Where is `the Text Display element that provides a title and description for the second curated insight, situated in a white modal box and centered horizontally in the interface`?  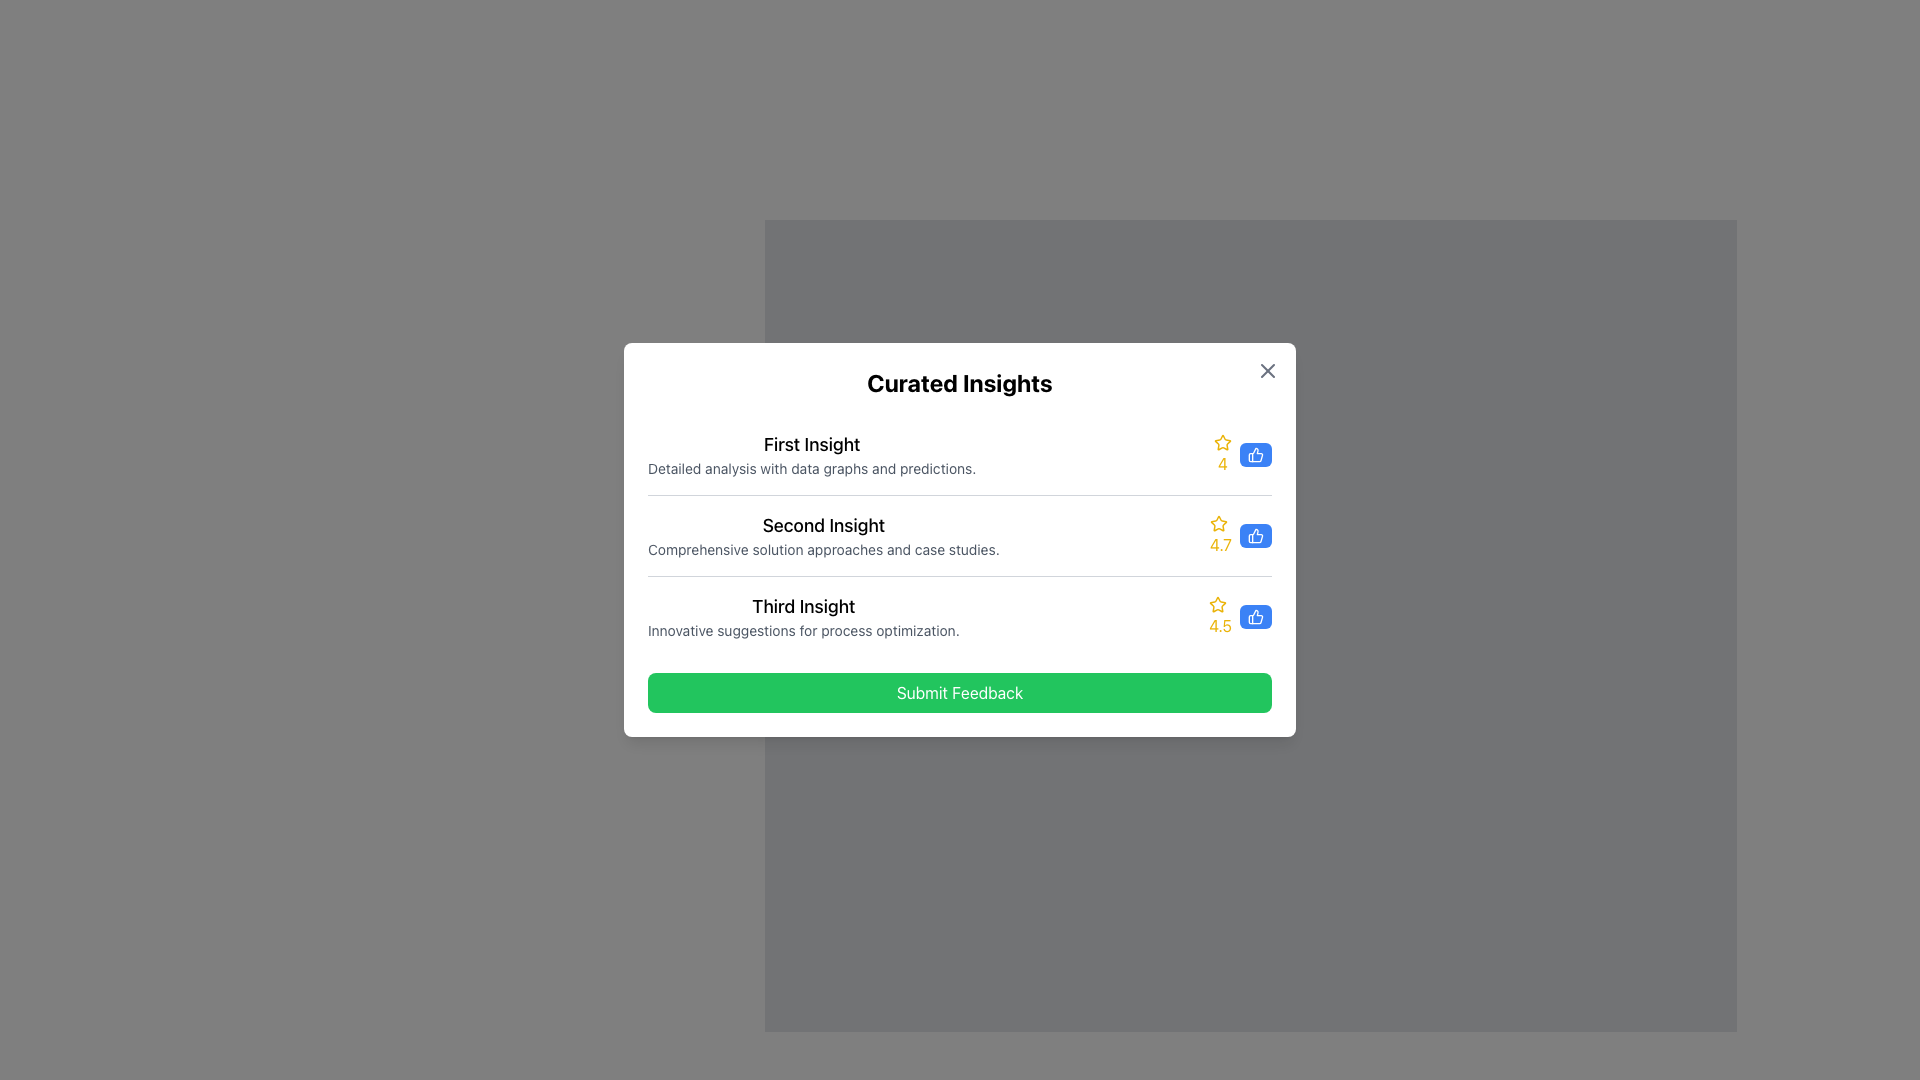 the Text Display element that provides a title and description for the second curated insight, situated in a white modal box and centered horizontally in the interface is located at coordinates (823, 535).